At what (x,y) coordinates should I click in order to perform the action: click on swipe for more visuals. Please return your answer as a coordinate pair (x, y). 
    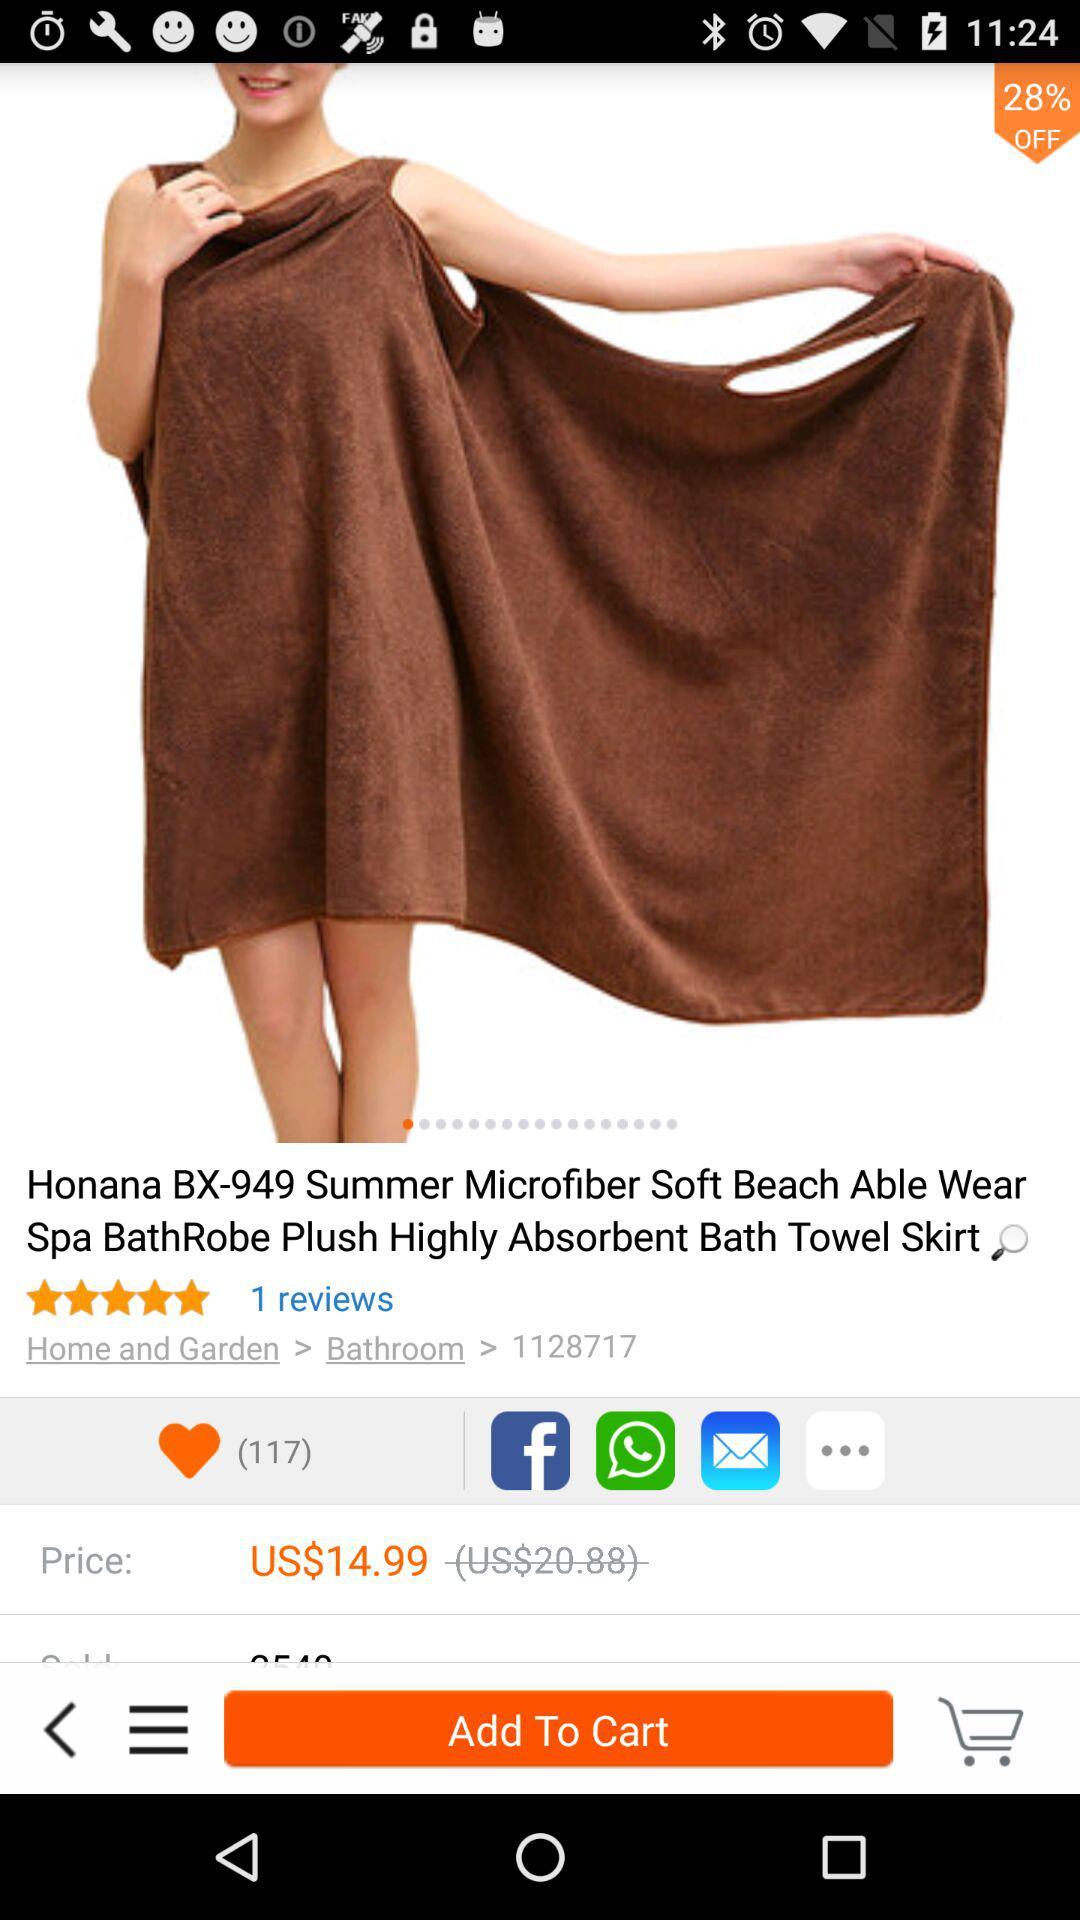
    Looking at the image, I should click on (490, 1124).